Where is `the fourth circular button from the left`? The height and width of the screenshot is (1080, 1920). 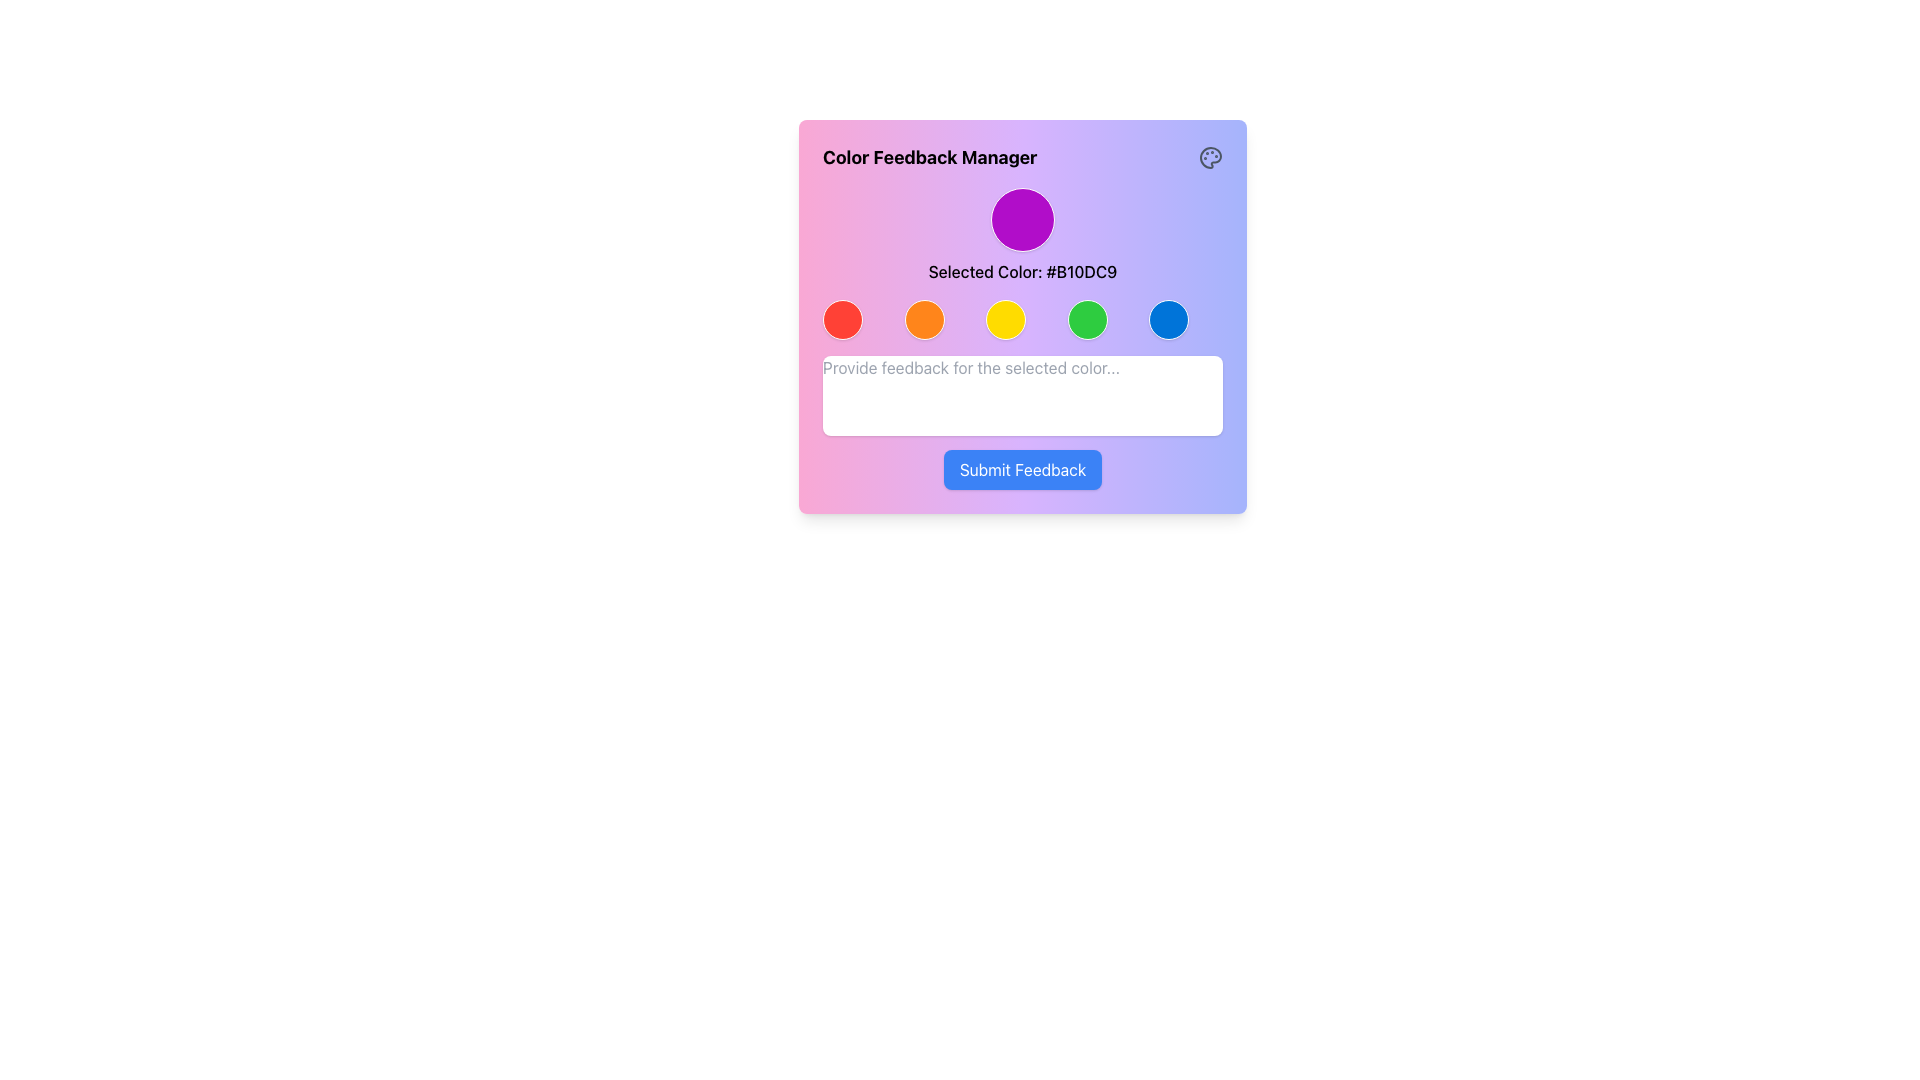
the fourth circular button from the left is located at coordinates (1086, 319).